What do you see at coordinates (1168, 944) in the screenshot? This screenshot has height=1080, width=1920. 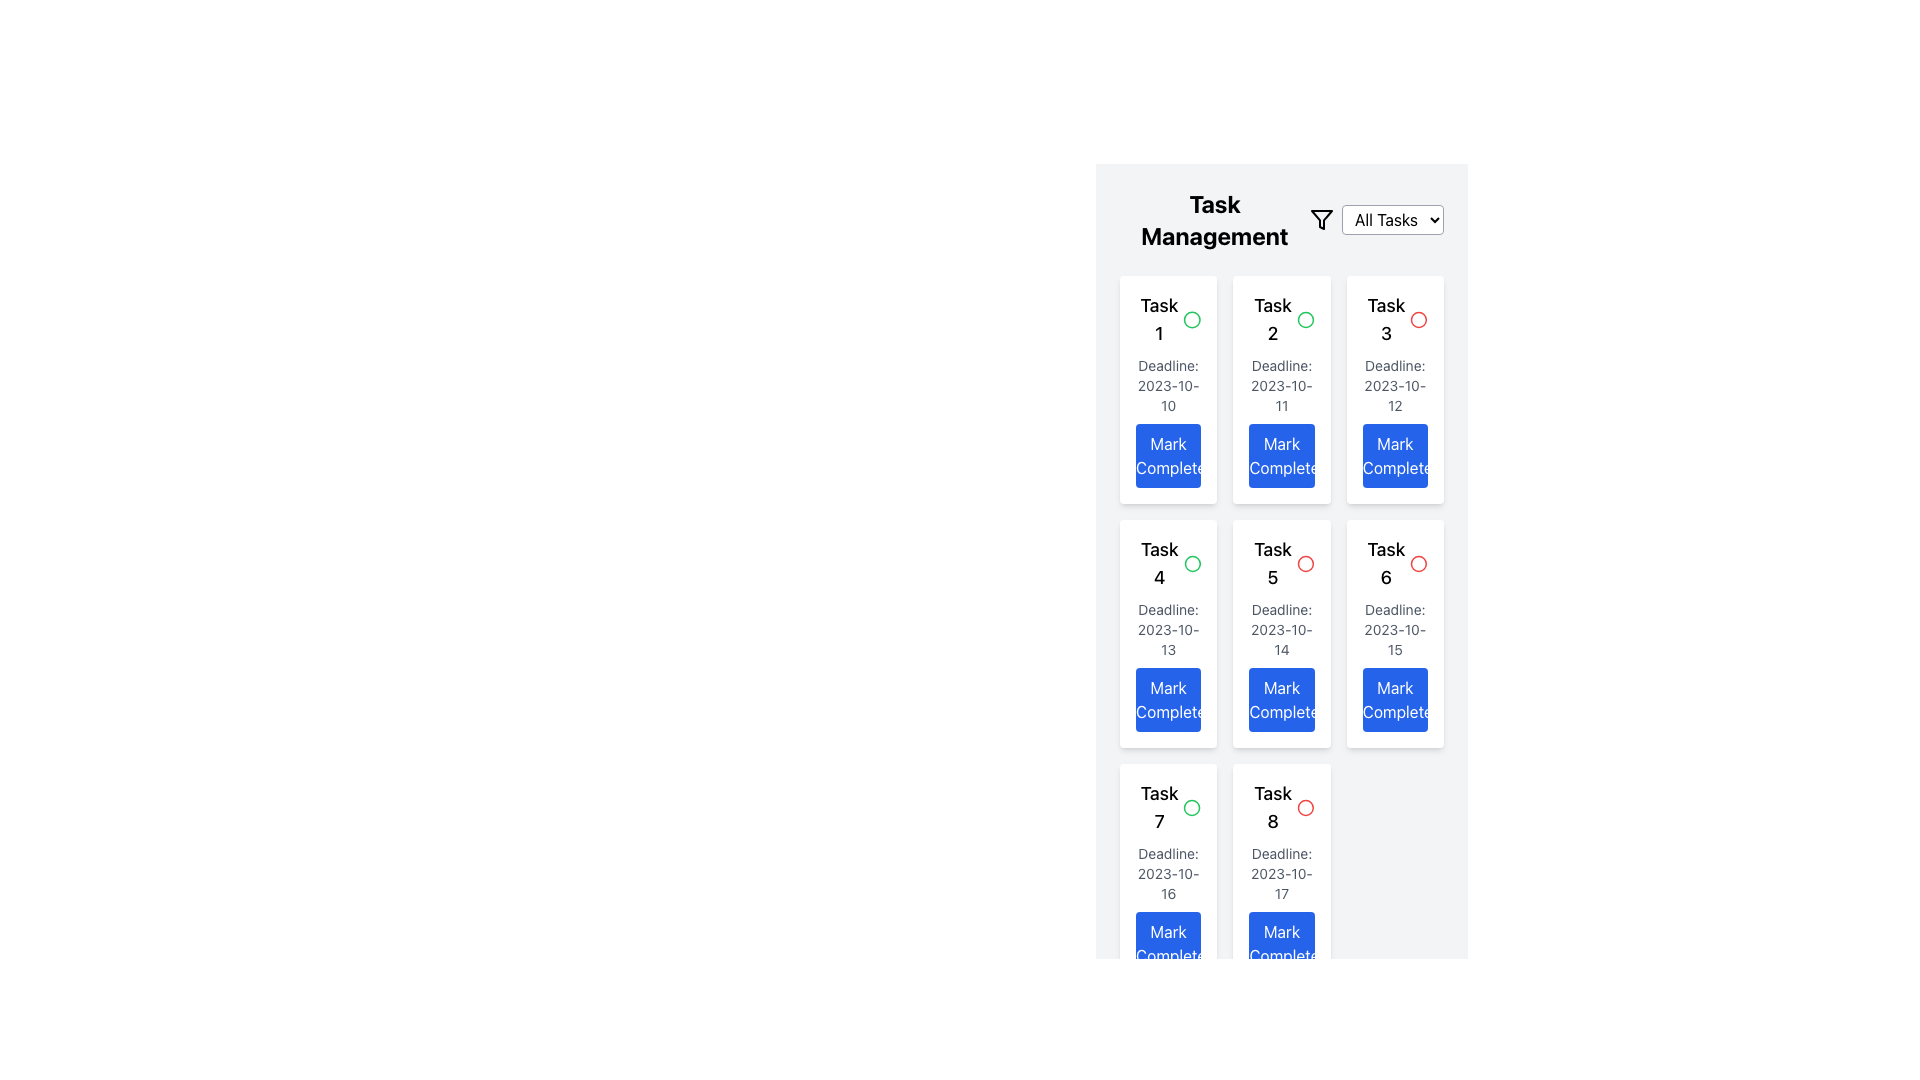 I see `the 'Mark Completed' button with a blue background and white bold text located at the bottom of 'Task 7' card` at bounding box center [1168, 944].